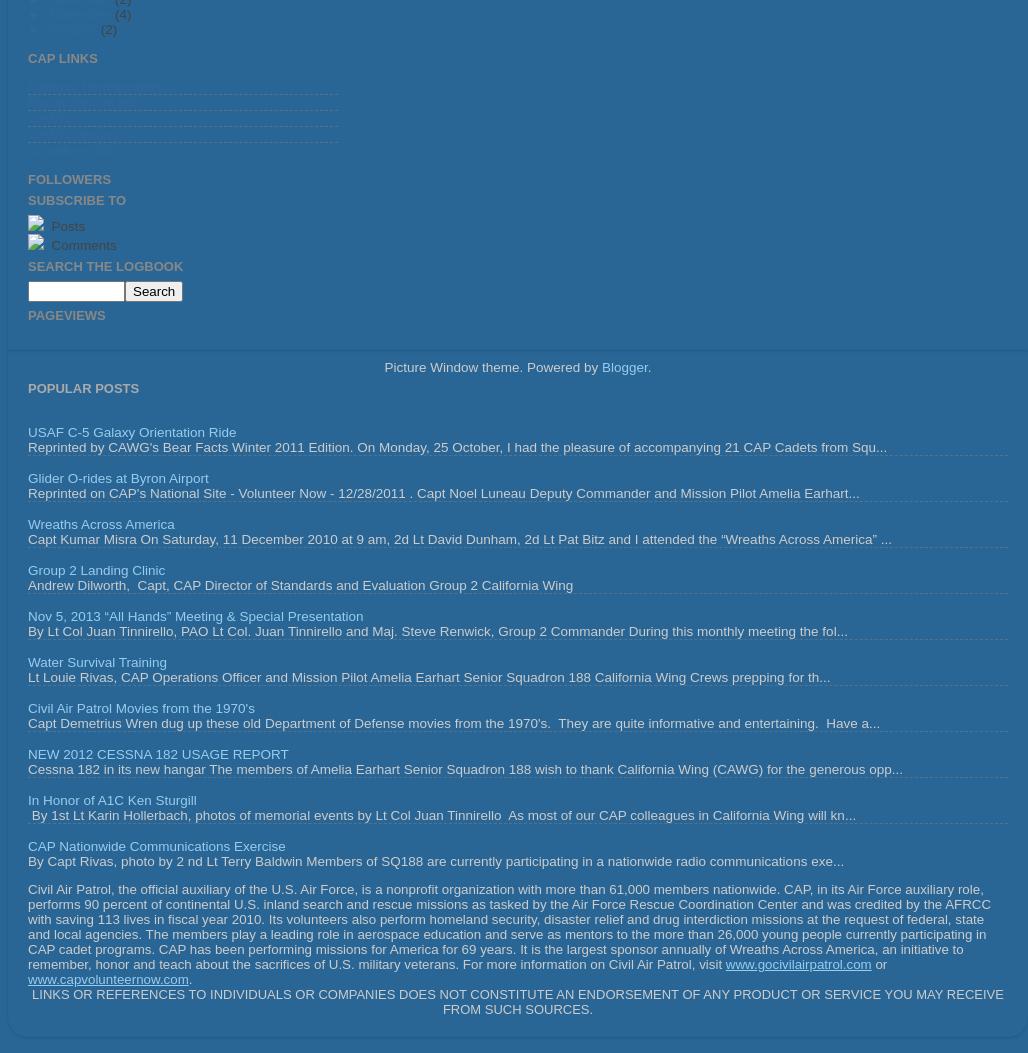 Image resolution: width=1028 pixels, height=1053 pixels. I want to click on 'www.gocivilairpatrol.com', so click(724, 964).